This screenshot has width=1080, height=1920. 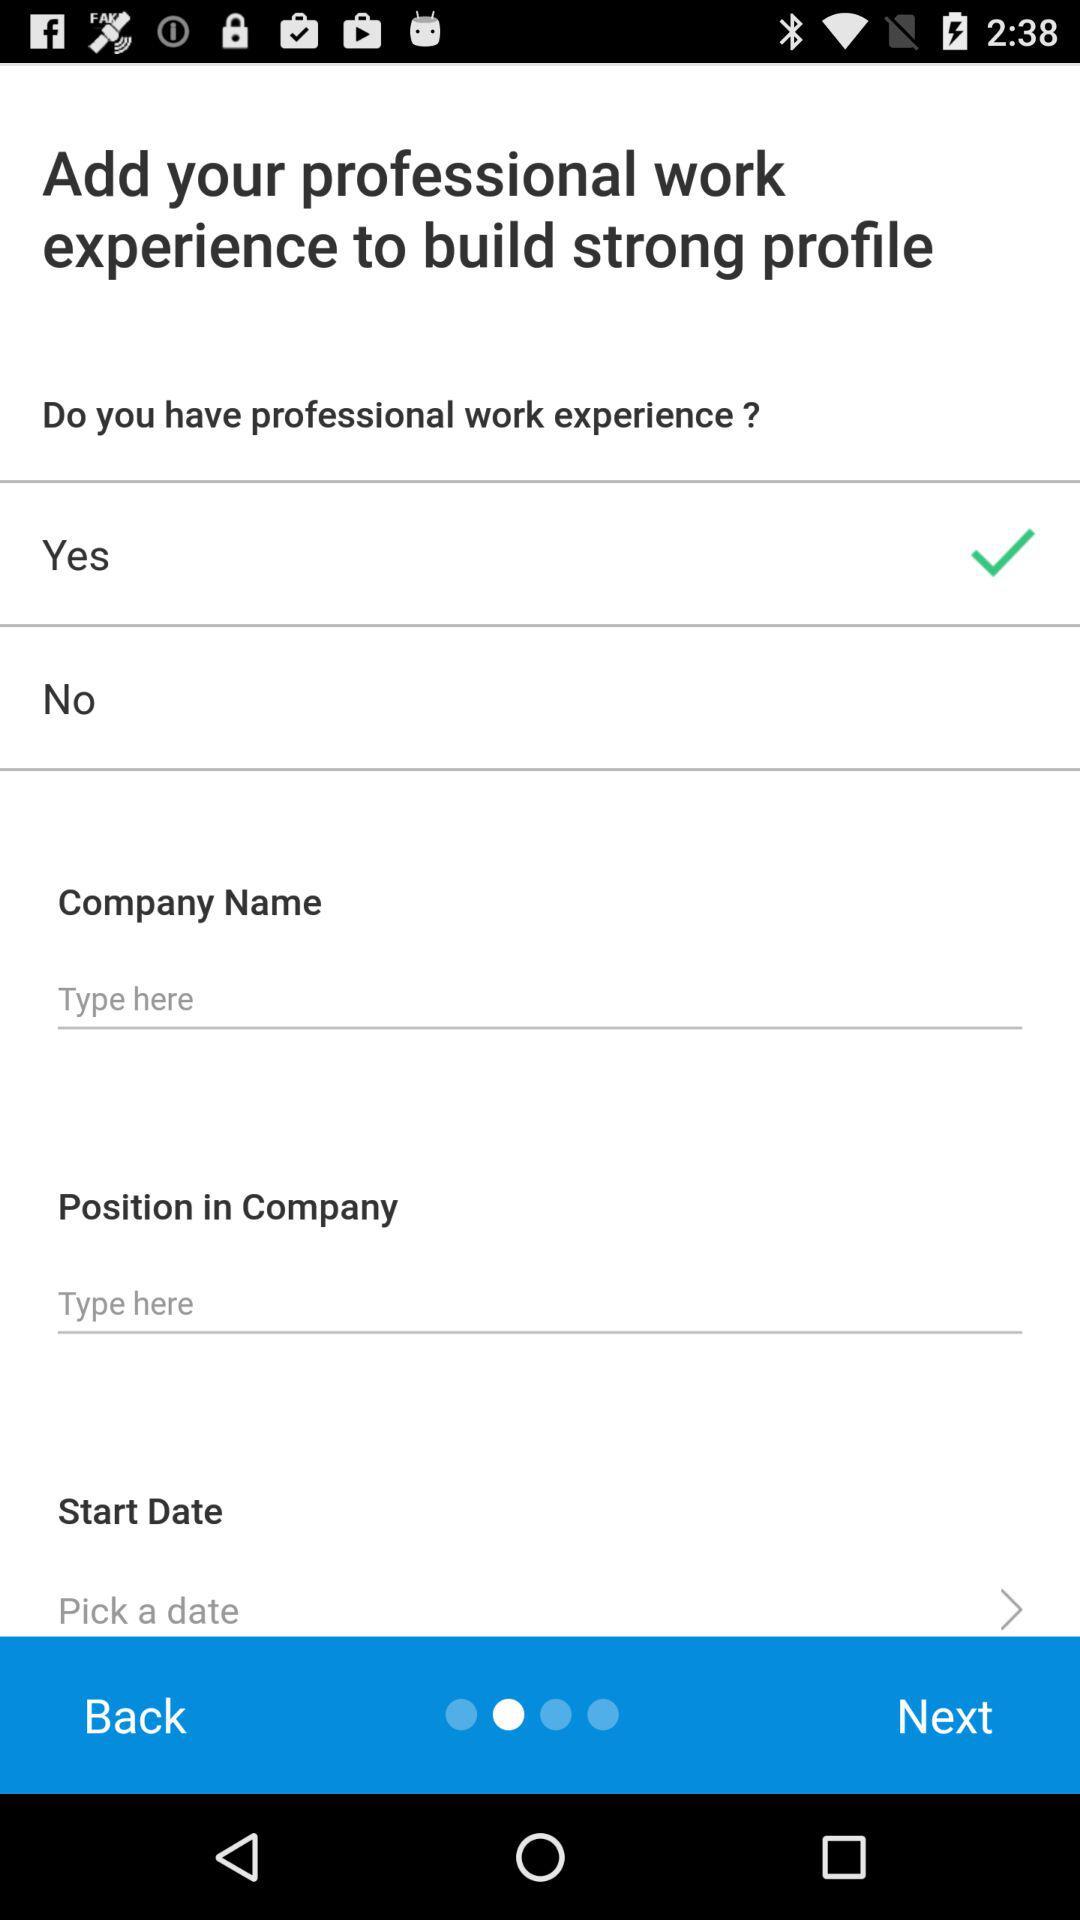 I want to click on type postition in company, so click(x=540, y=1303).